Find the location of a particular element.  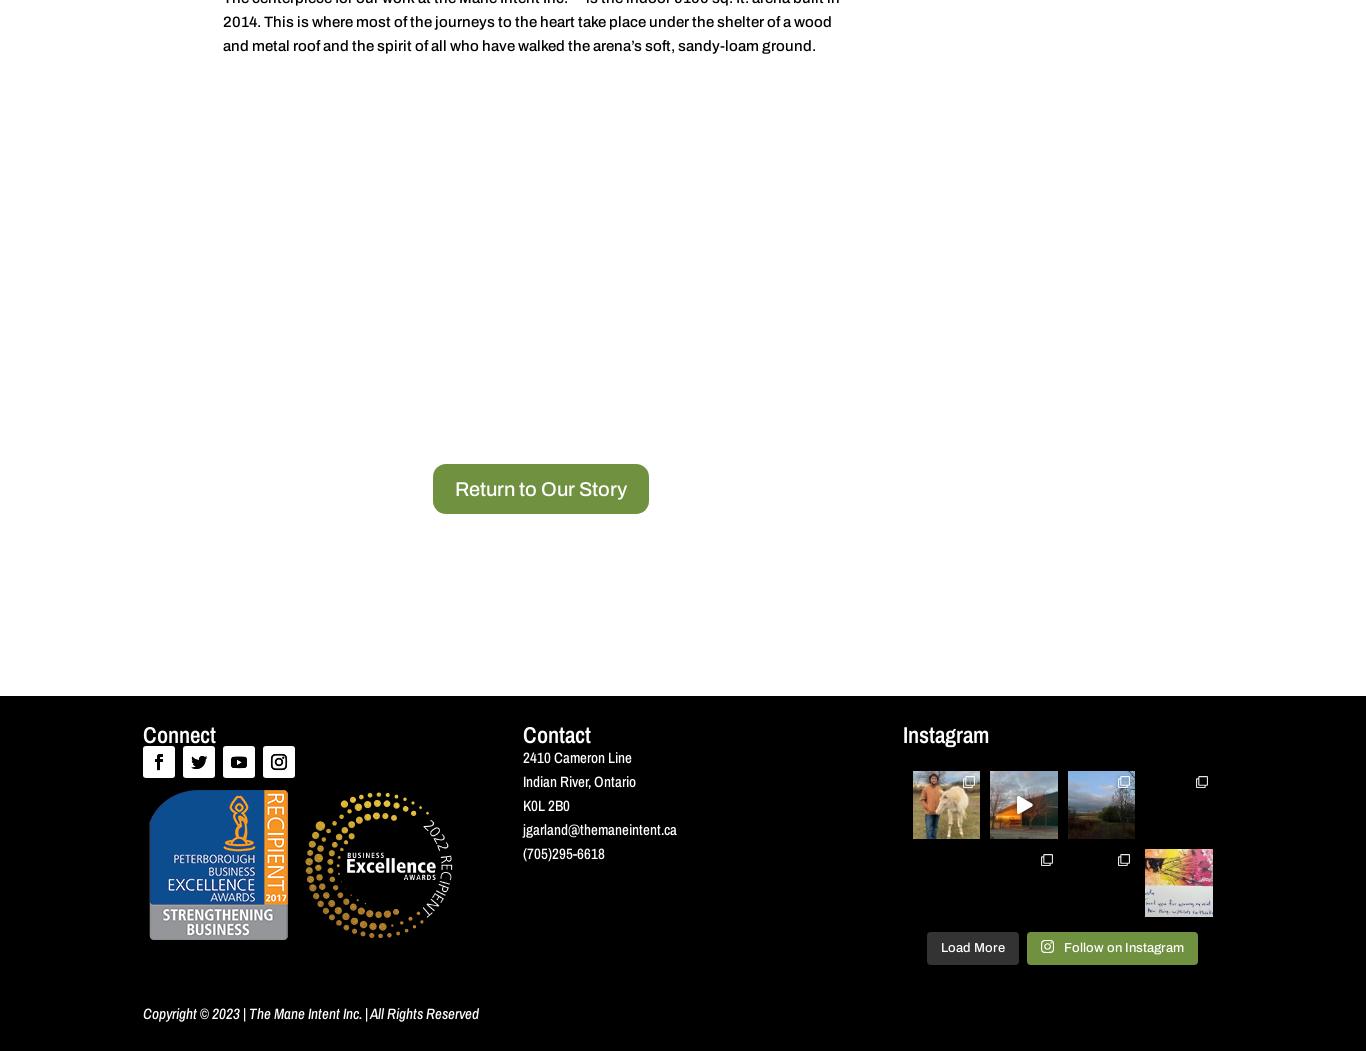

'Copyright © 2023 | The Mane Intent Inc. | All Rights Reserved' is located at coordinates (311, 1012).